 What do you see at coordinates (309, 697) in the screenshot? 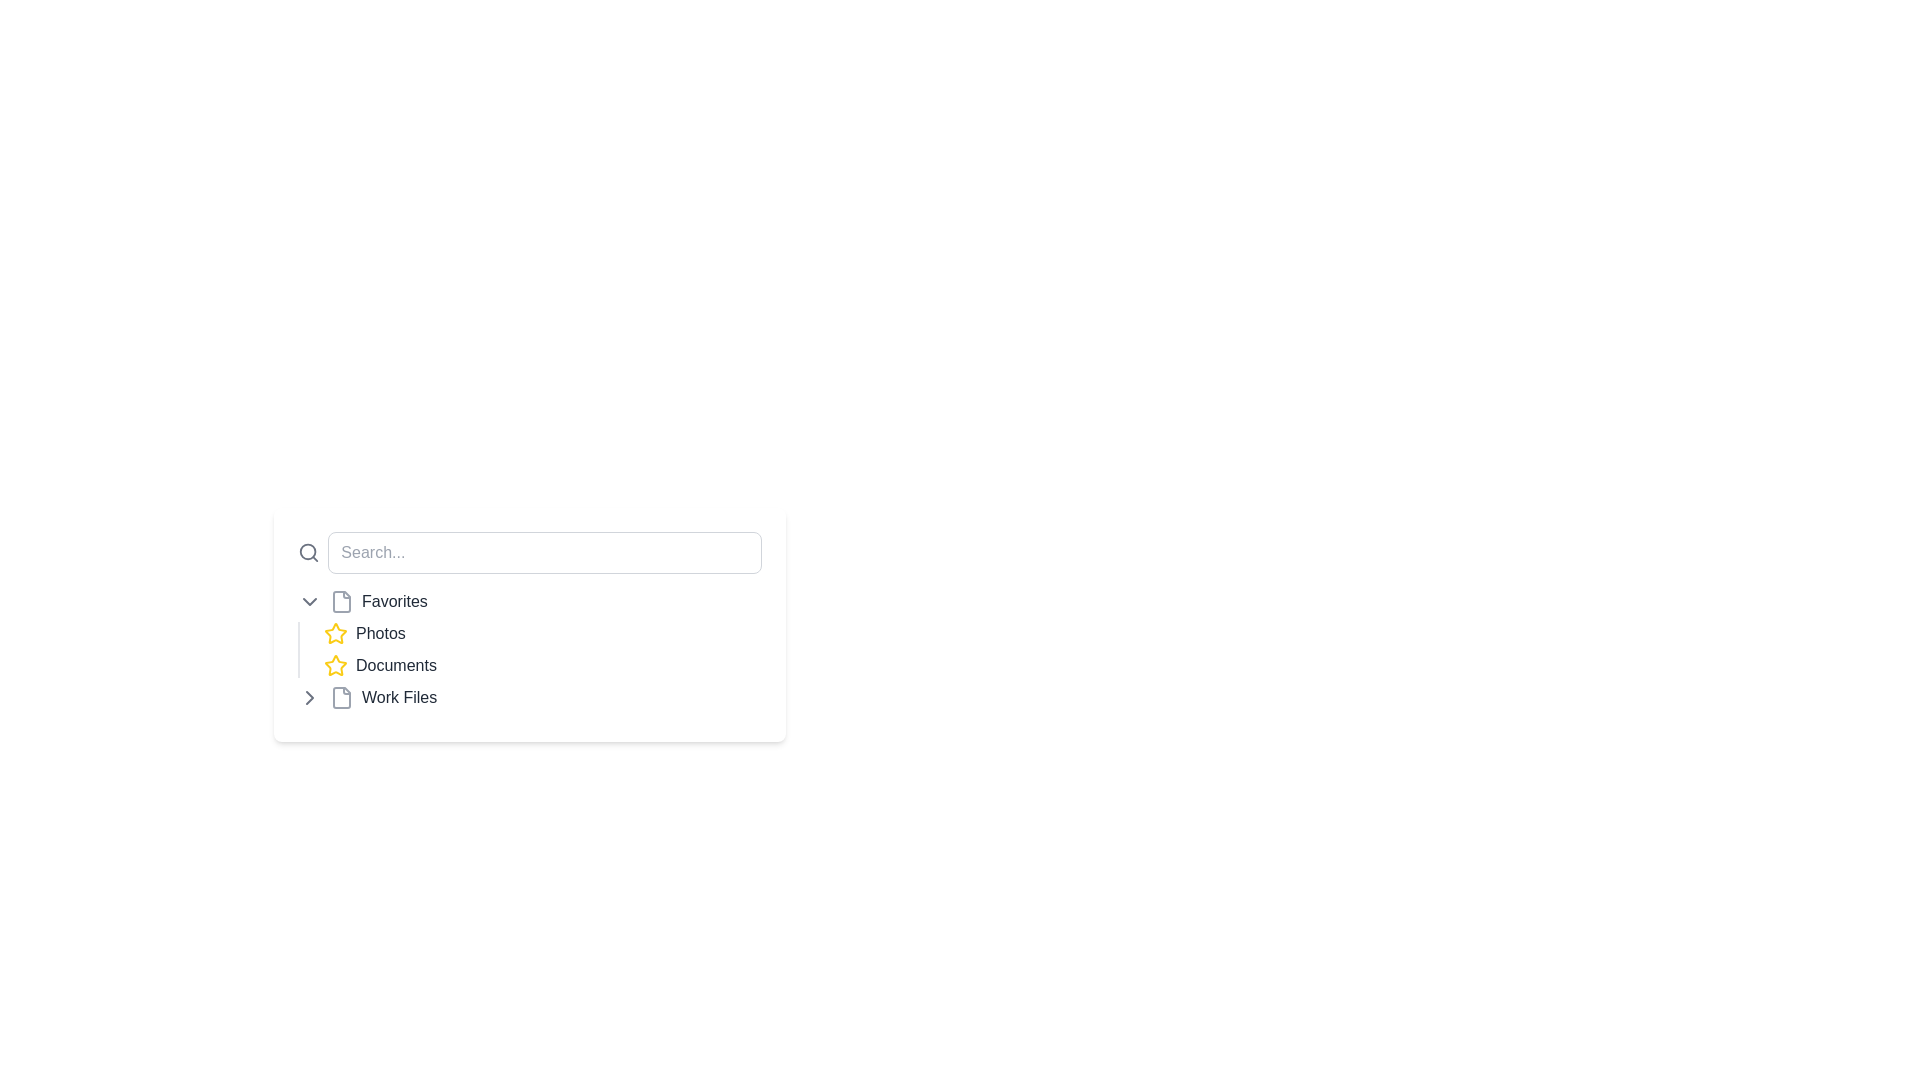
I see `the small right-pointing chevron icon` at bounding box center [309, 697].